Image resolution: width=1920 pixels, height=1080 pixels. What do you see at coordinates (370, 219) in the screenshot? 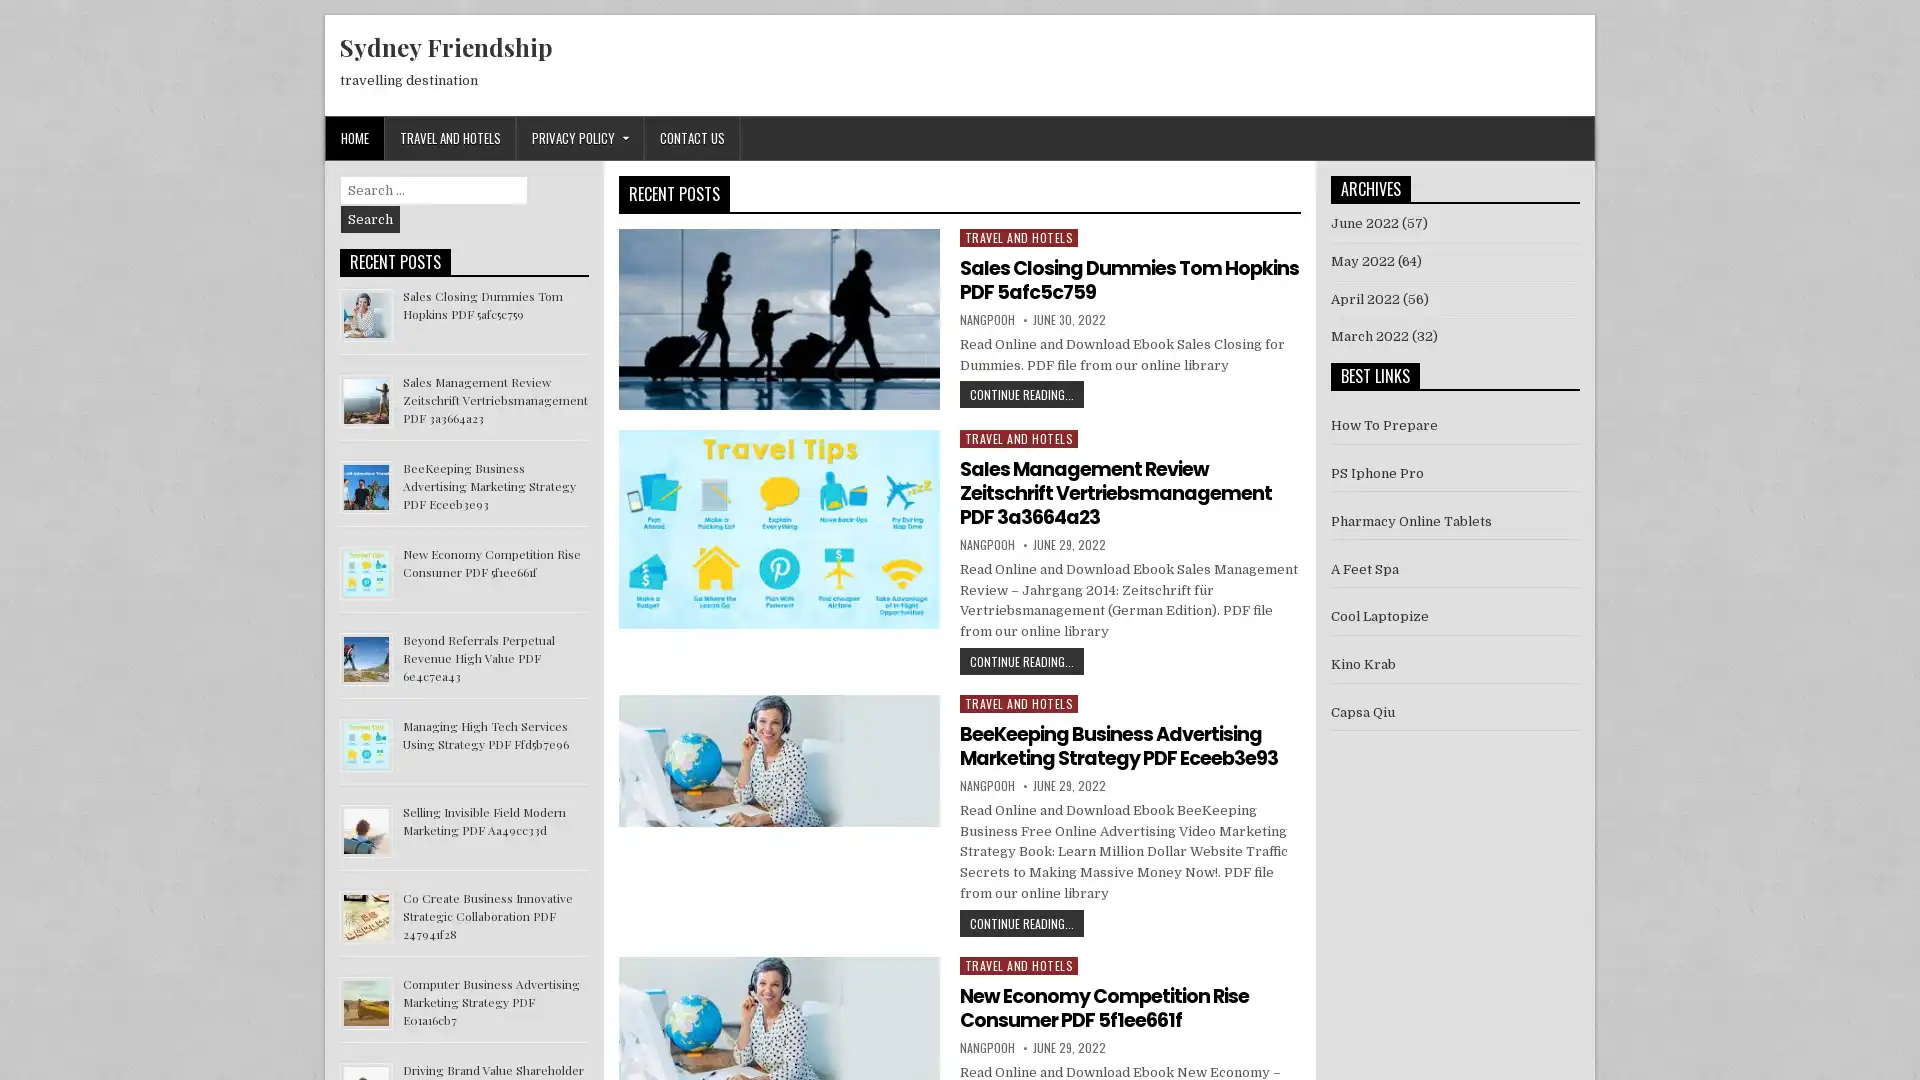
I see `Search` at bounding box center [370, 219].